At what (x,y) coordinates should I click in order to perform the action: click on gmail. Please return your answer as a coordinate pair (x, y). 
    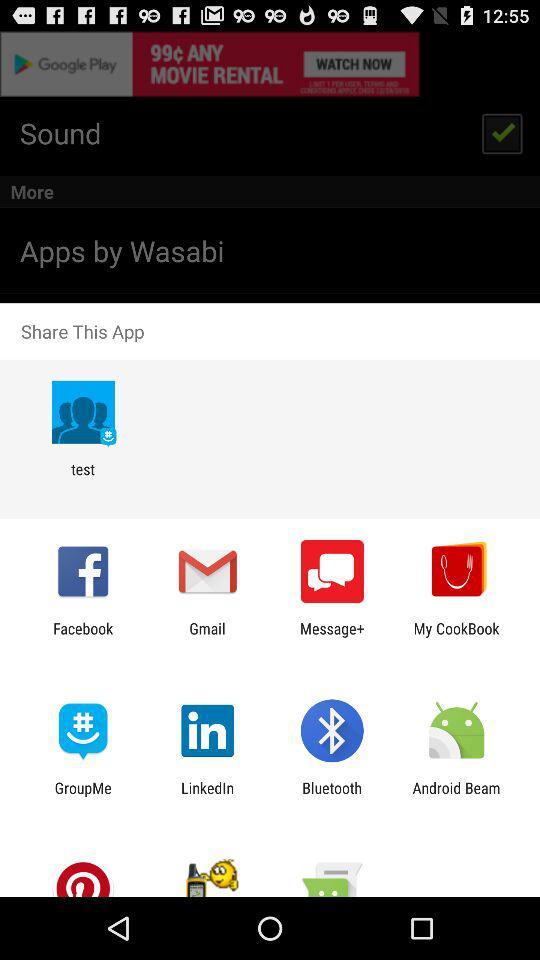
    Looking at the image, I should click on (206, 636).